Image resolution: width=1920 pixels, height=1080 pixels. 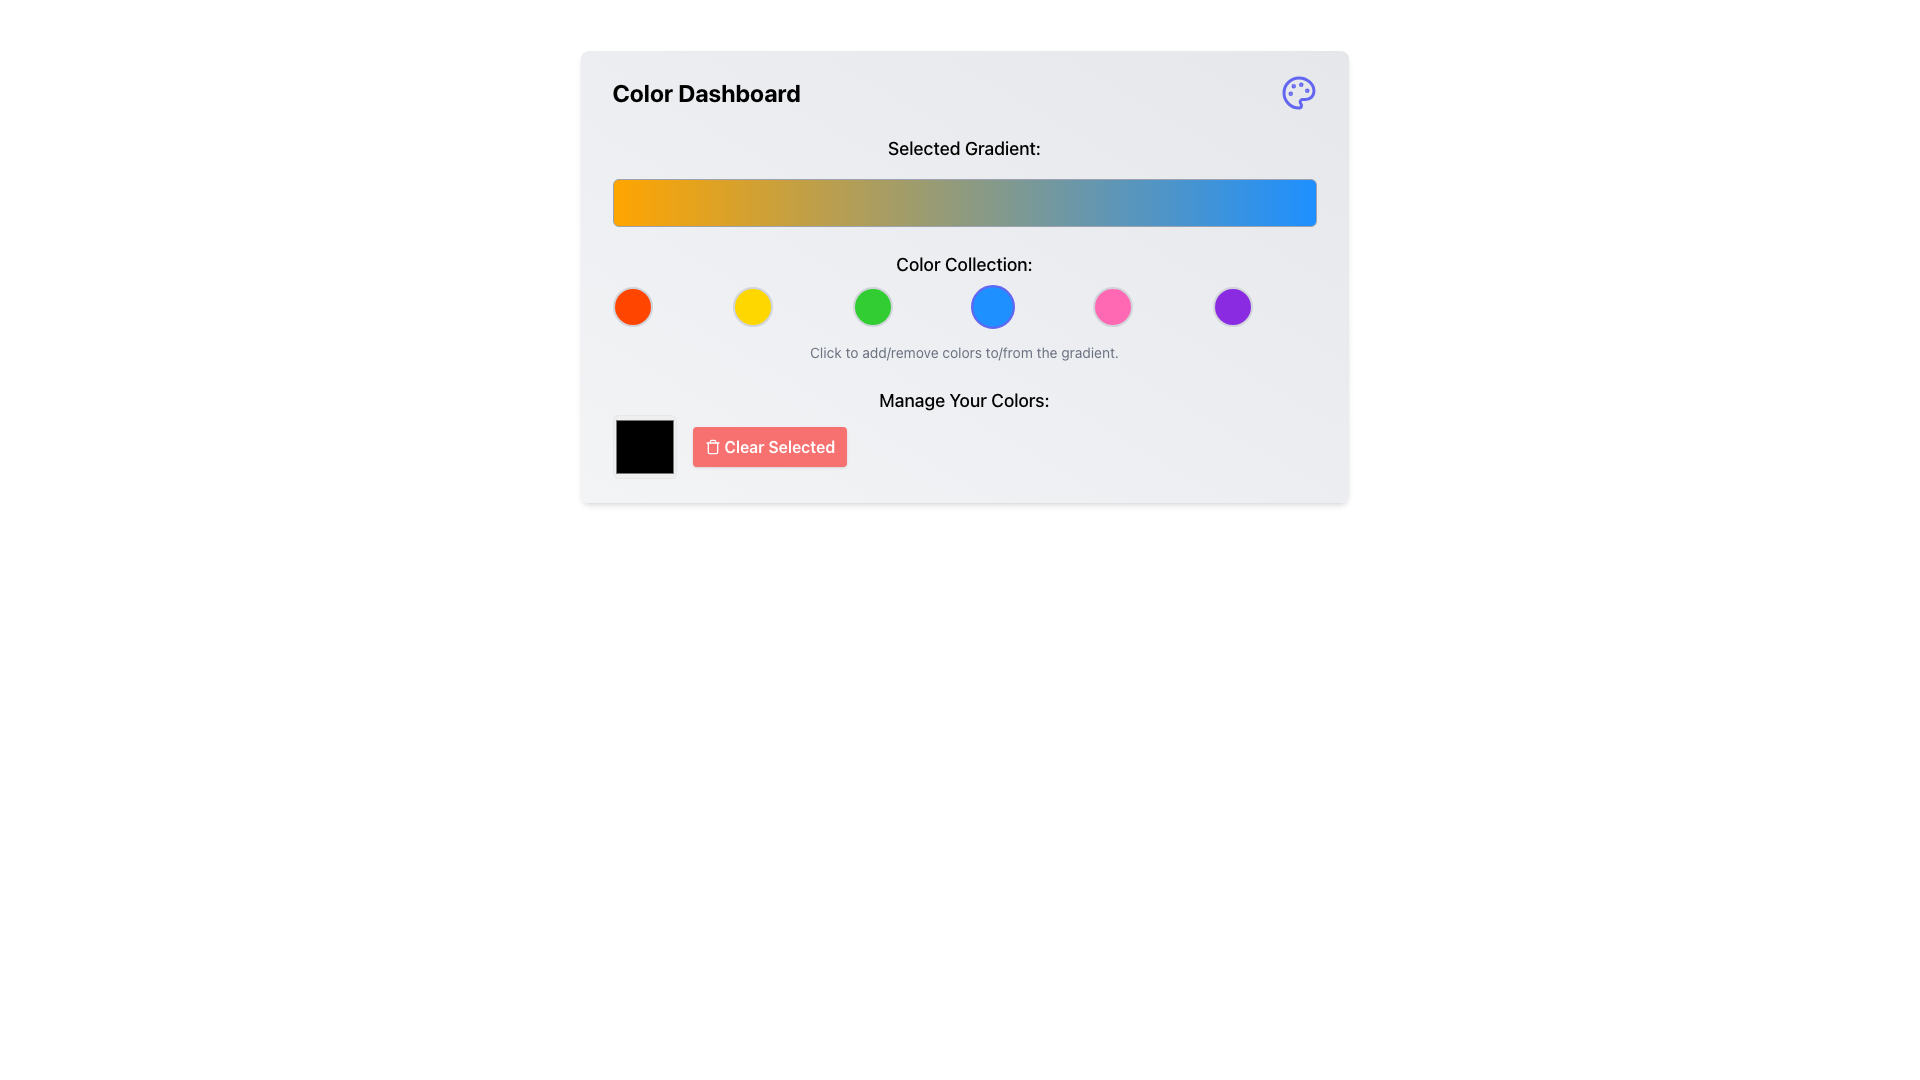 I want to click on the gradient displayed in the Gradient Display Section, which is located immediately below the heading 'Selected Gradient:' and visually indicates the selected gradient color scheme, so click(x=964, y=181).